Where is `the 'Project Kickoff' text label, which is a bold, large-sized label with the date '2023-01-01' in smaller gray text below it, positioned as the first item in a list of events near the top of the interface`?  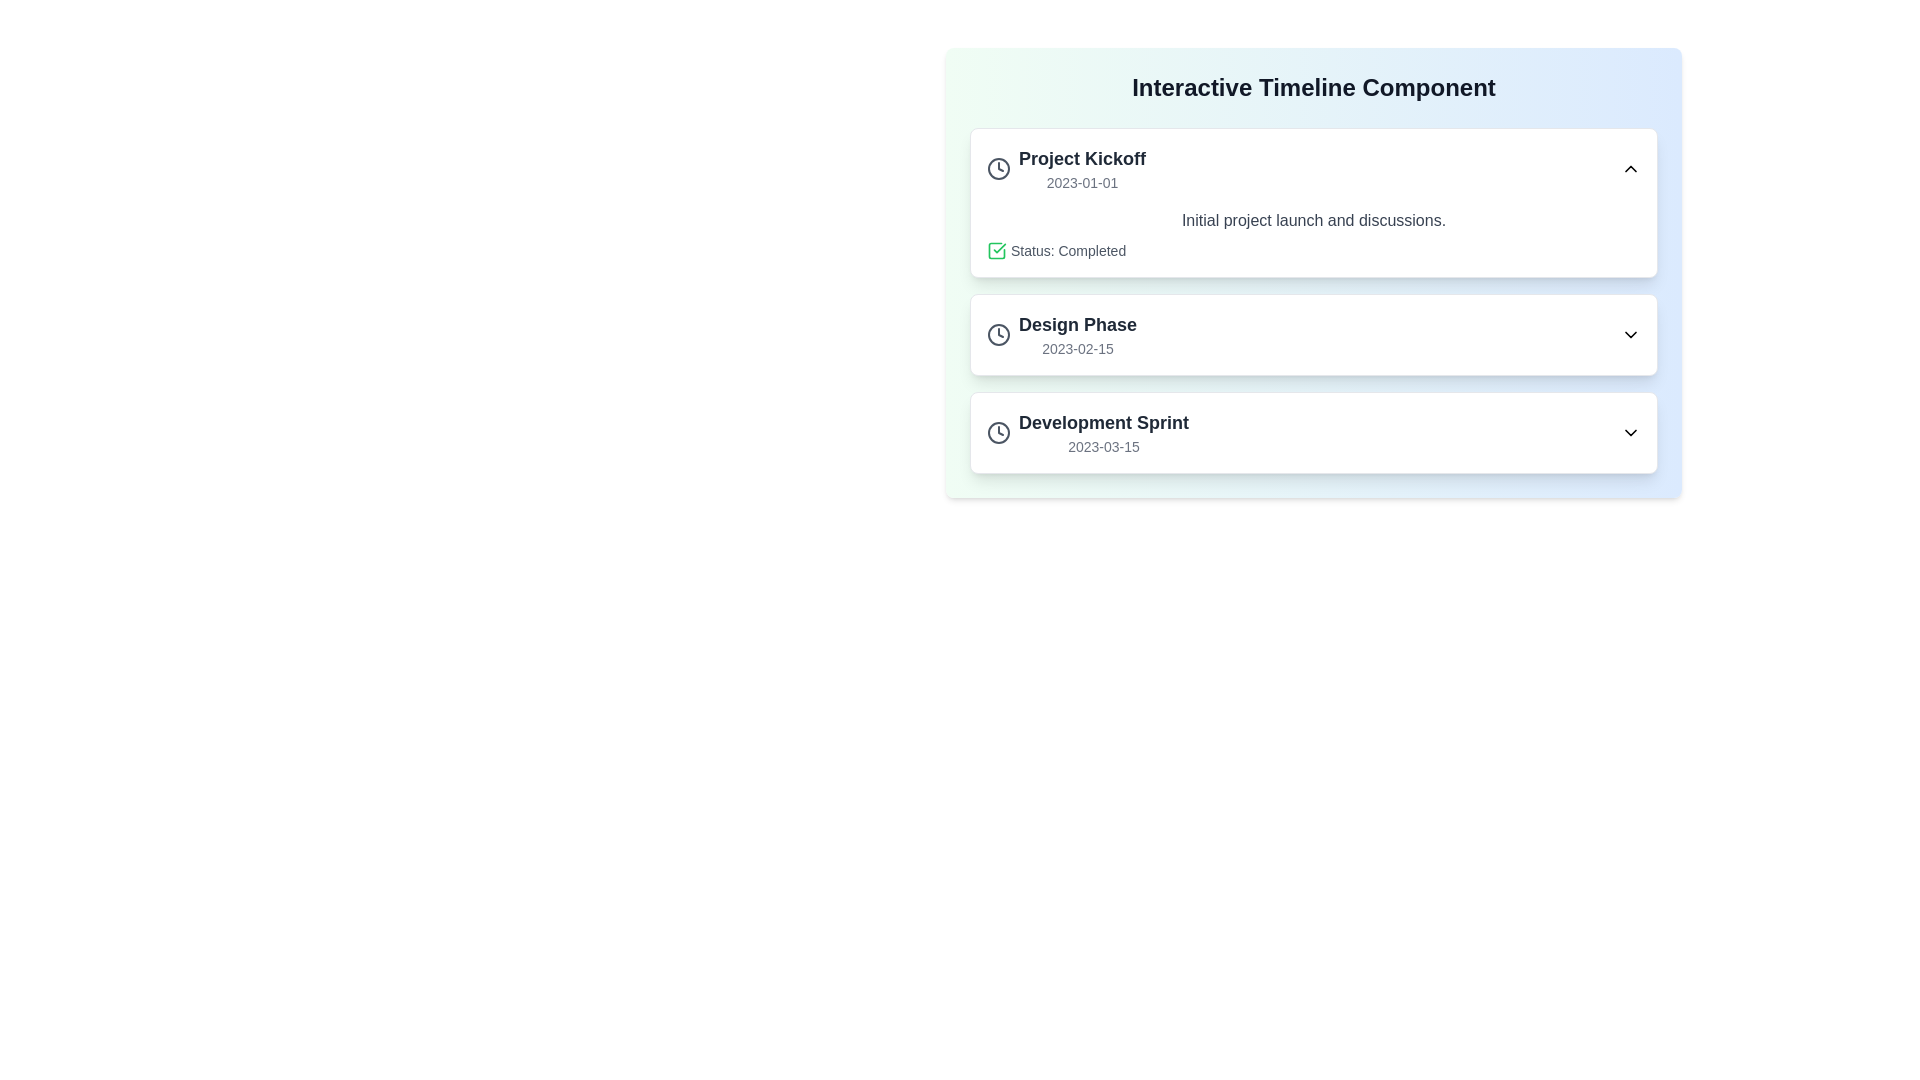
the 'Project Kickoff' text label, which is a bold, large-sized label with the date '2023-01-01' in smaller gray text below it, positioned as the first item in a list of events near the top of the interface is located at coordinates (1081, 168).